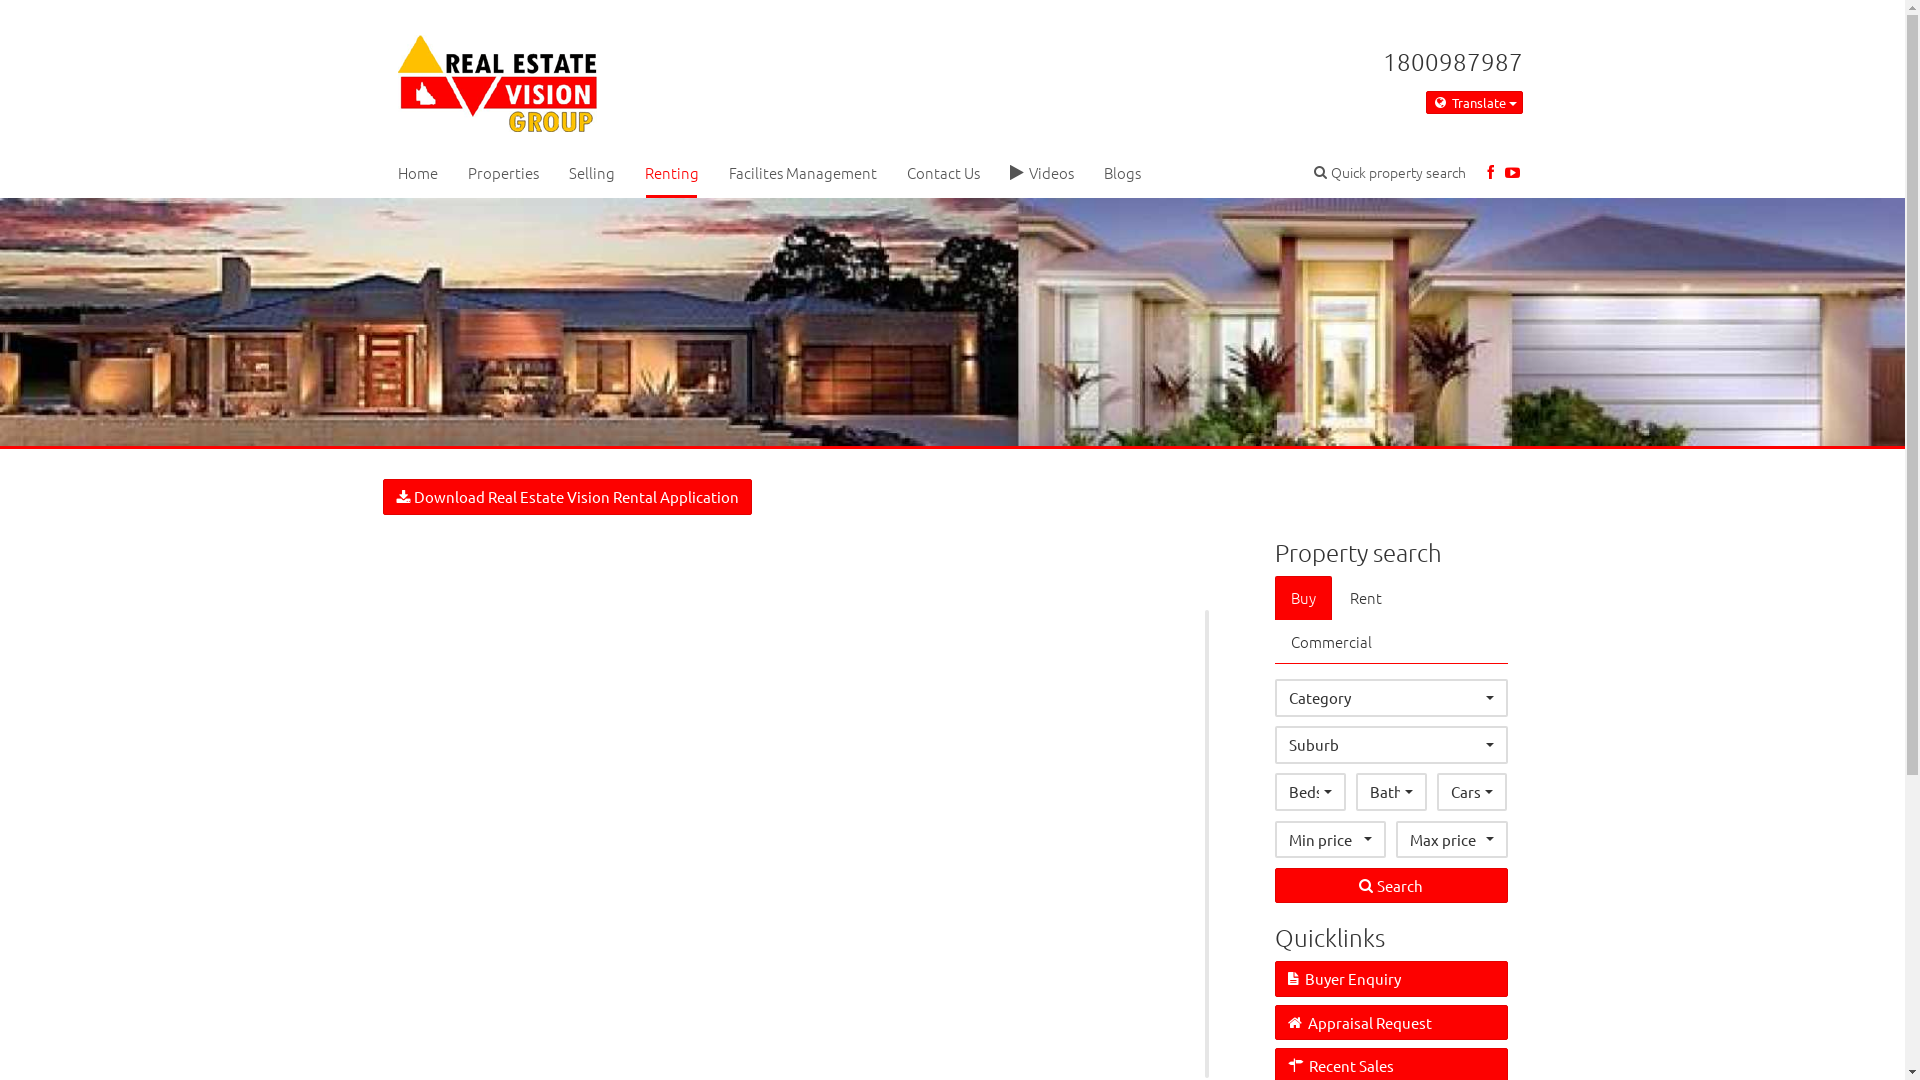 The width and height of the screenshot is (1920, 1080). Describe the element at coordinates (1390, 884) in the screenshot. I see `'Search'` at that location.